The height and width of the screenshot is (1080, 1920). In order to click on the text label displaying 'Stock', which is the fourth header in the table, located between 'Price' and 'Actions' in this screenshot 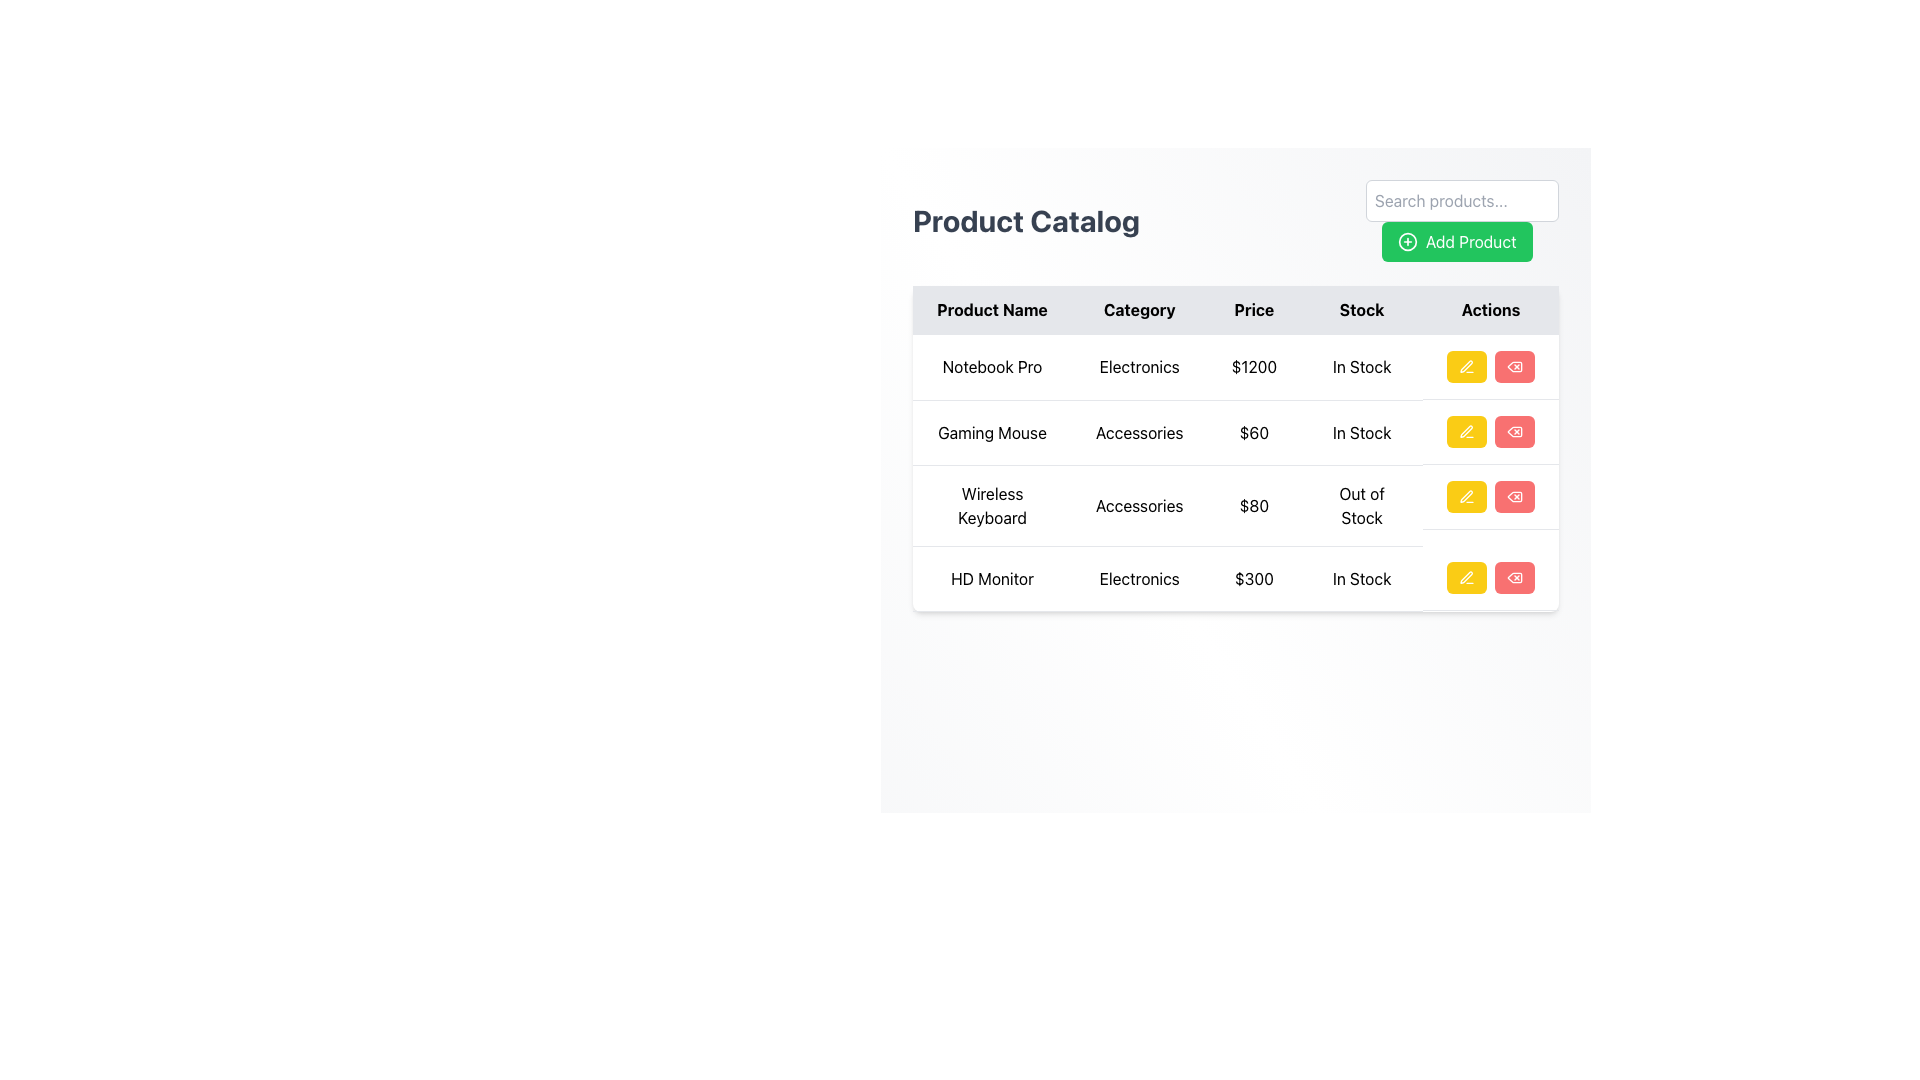, I will do `click(1361, 310)`.